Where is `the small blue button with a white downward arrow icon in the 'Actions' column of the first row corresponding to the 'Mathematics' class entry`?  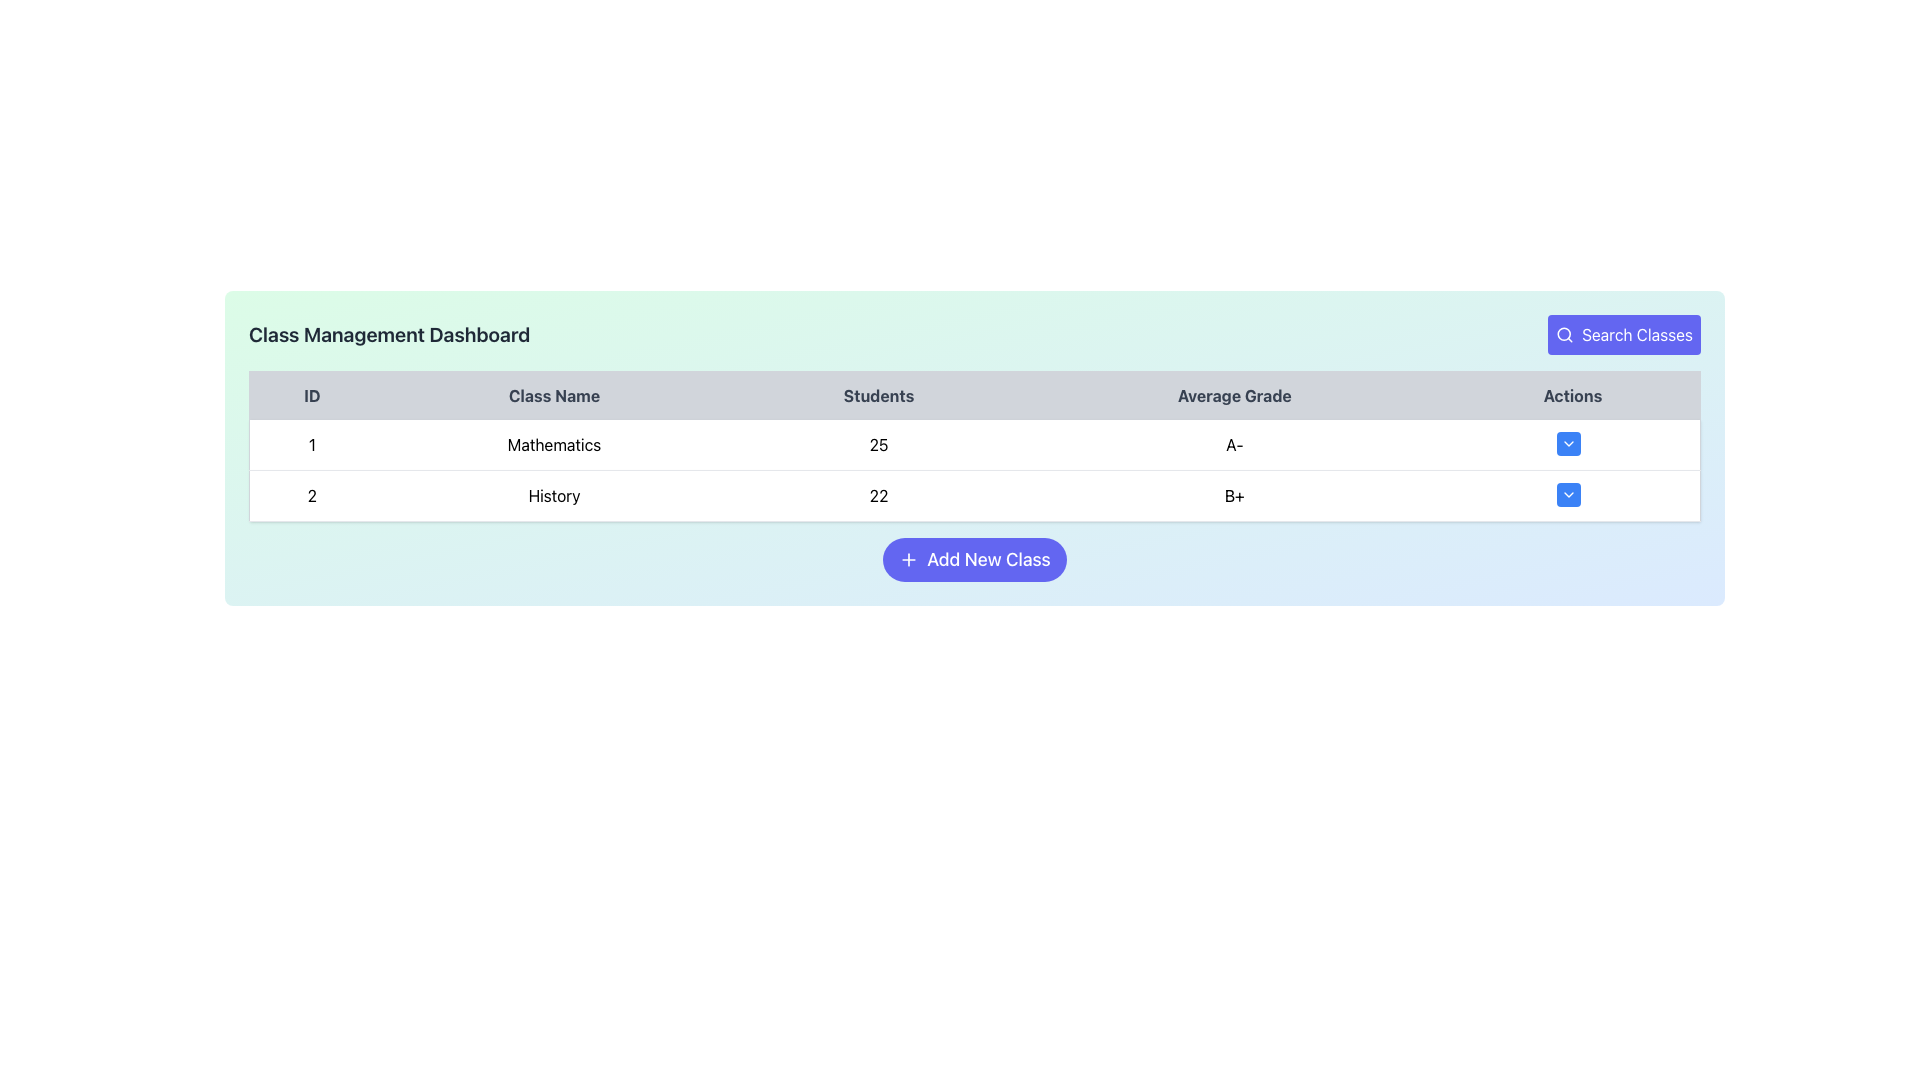 the small blue button with a white downward arrow icon in the 'Actions' column of the first row corresponding to the 'Mathematics' class entry is located at coordinates (1572, 444).